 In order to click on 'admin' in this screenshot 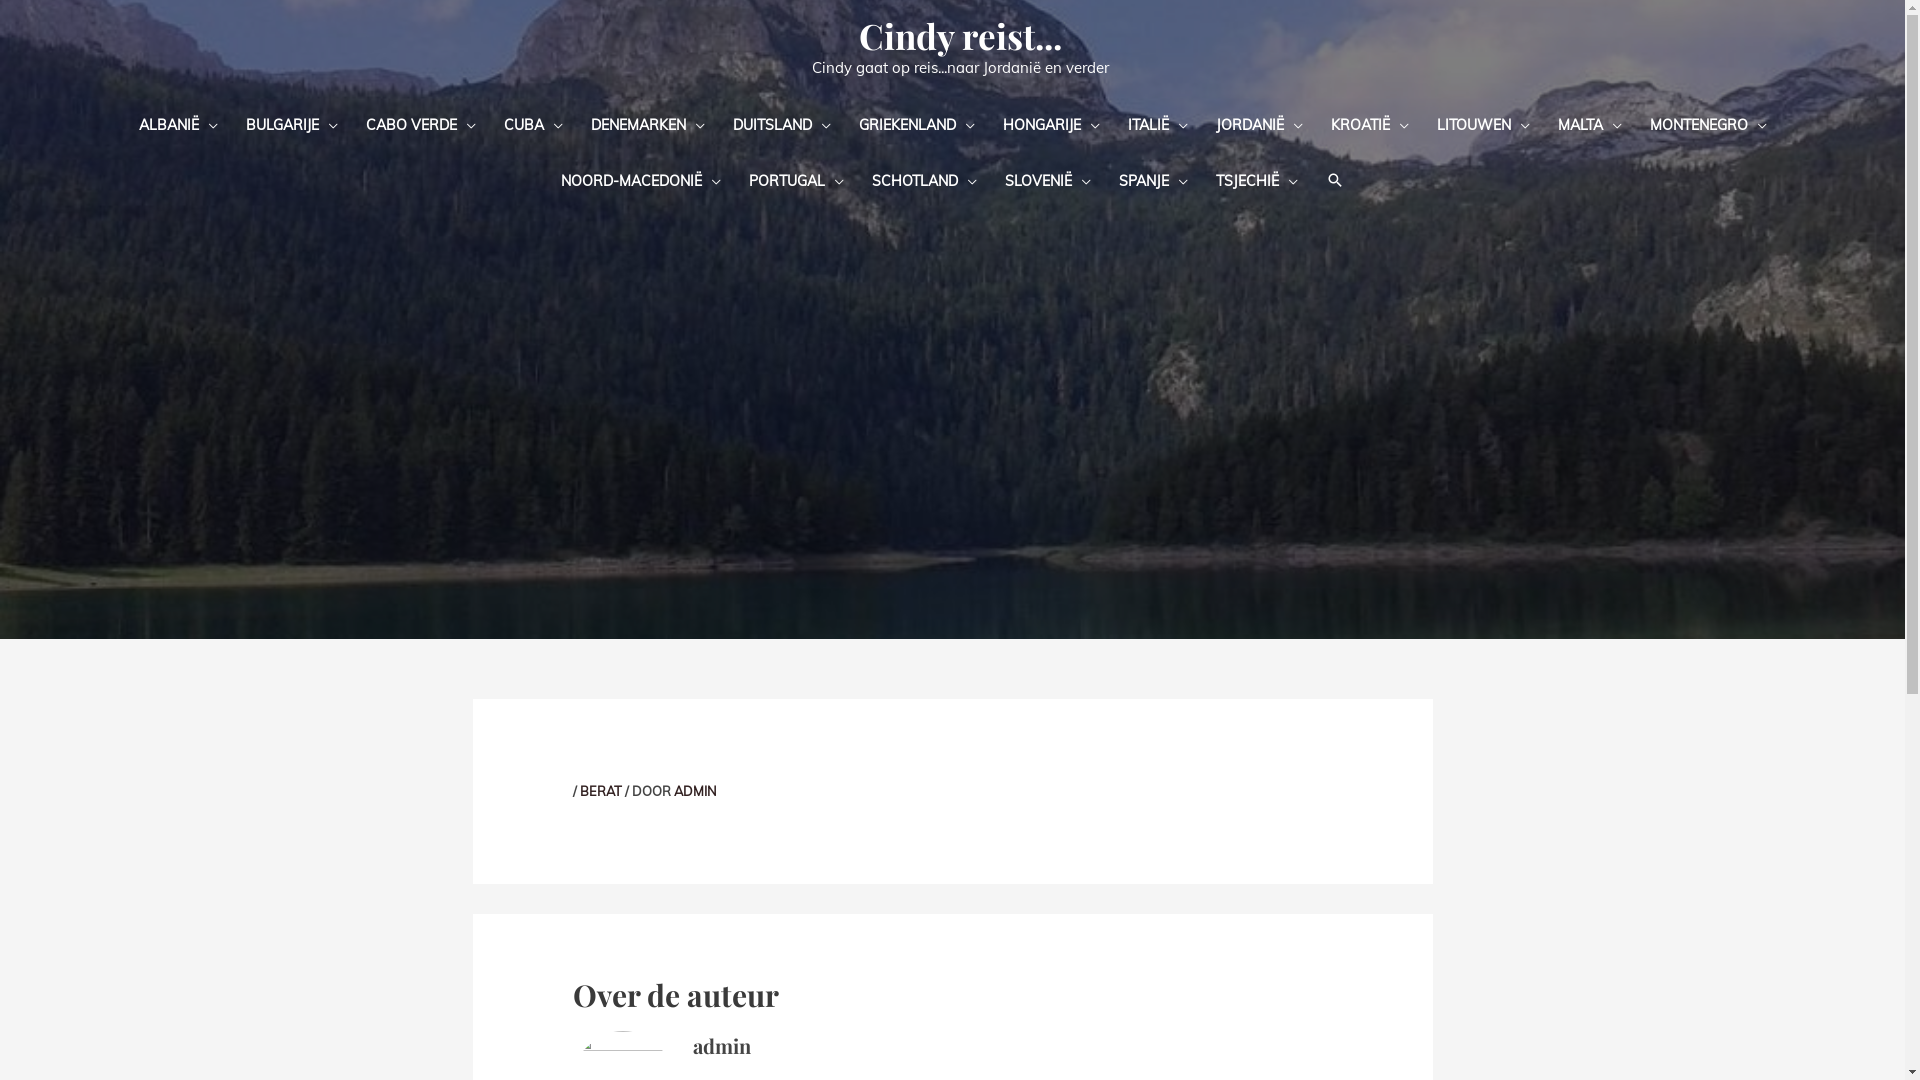, I will do `click(720, 1044)`.